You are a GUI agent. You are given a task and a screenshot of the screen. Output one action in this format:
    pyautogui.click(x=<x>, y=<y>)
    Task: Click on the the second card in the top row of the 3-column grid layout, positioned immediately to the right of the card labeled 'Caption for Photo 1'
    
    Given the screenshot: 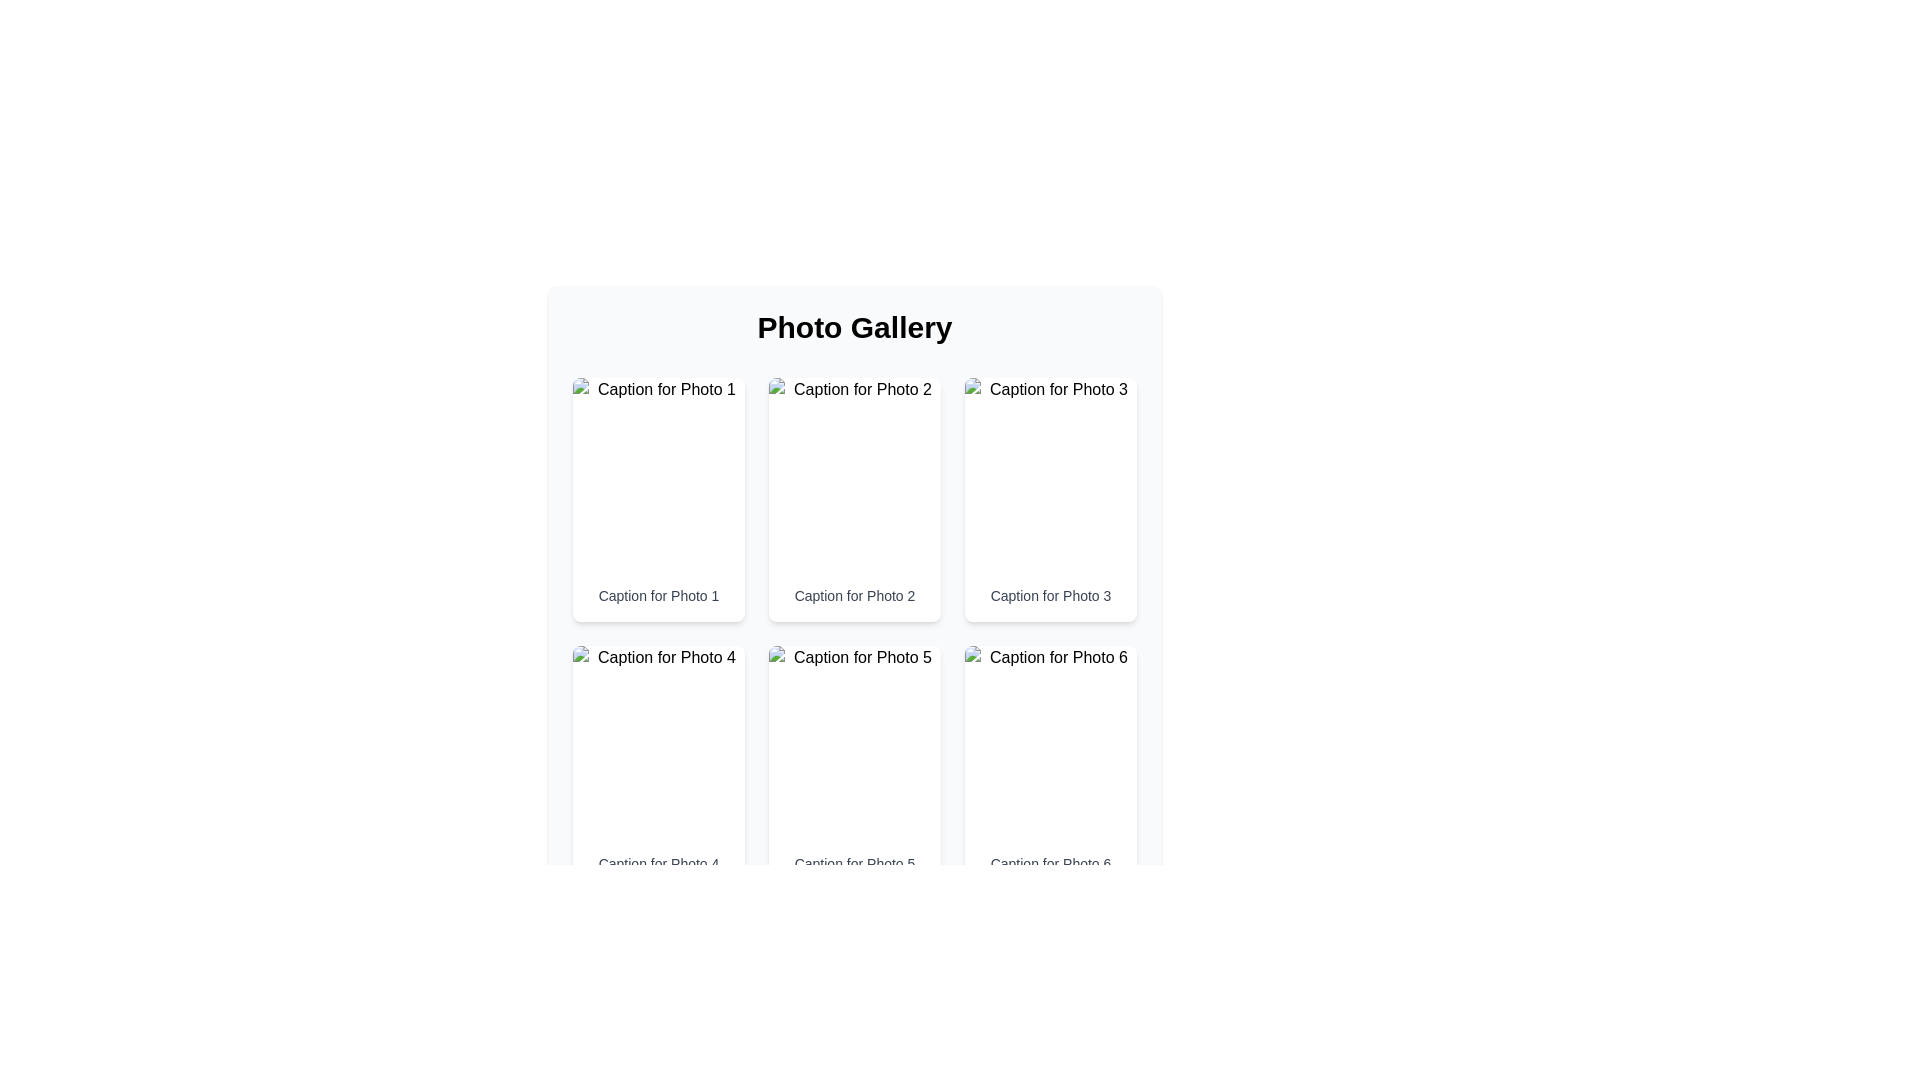 What is the action you would take?
    pyautogui.click(x=854, y=499)
    